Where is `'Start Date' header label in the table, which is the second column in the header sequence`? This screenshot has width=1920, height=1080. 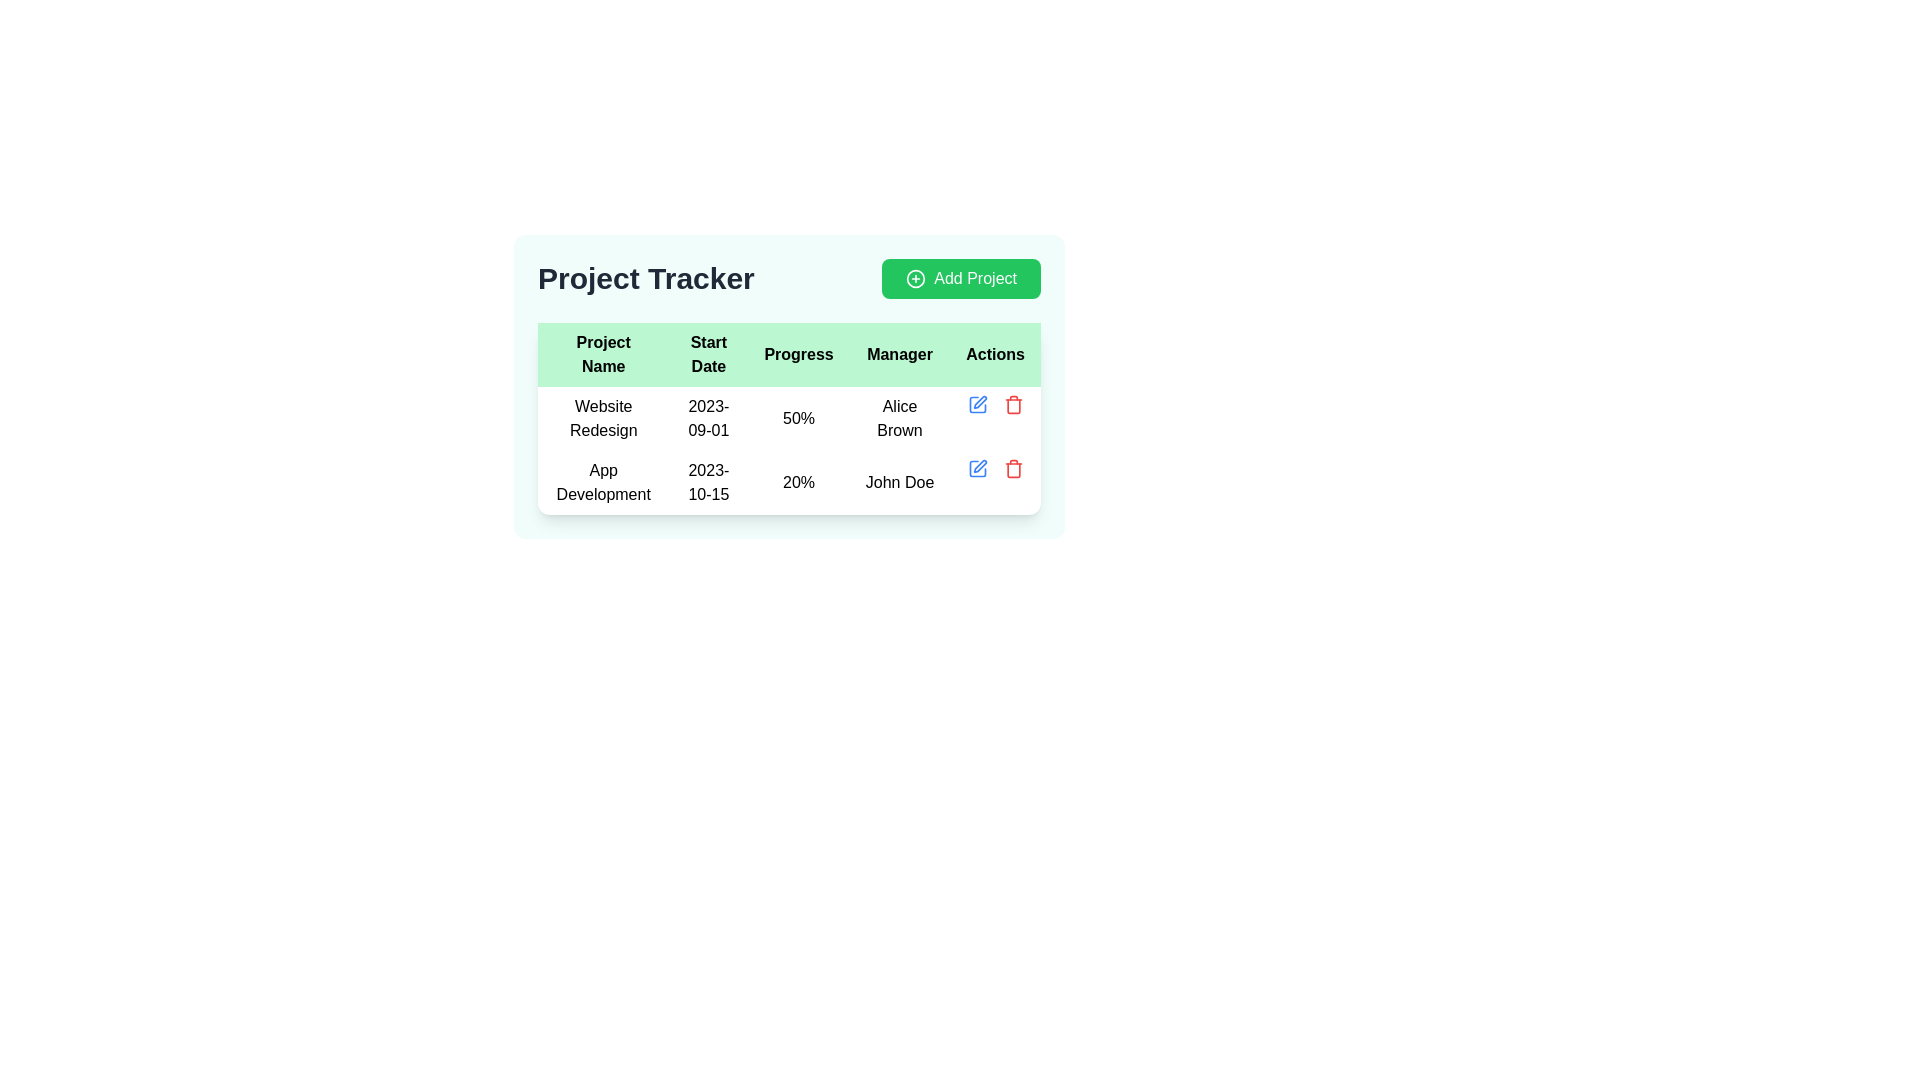
'Start Date' header label in the table, which is the second column in the header sequence is located at coordinates (708, 353).